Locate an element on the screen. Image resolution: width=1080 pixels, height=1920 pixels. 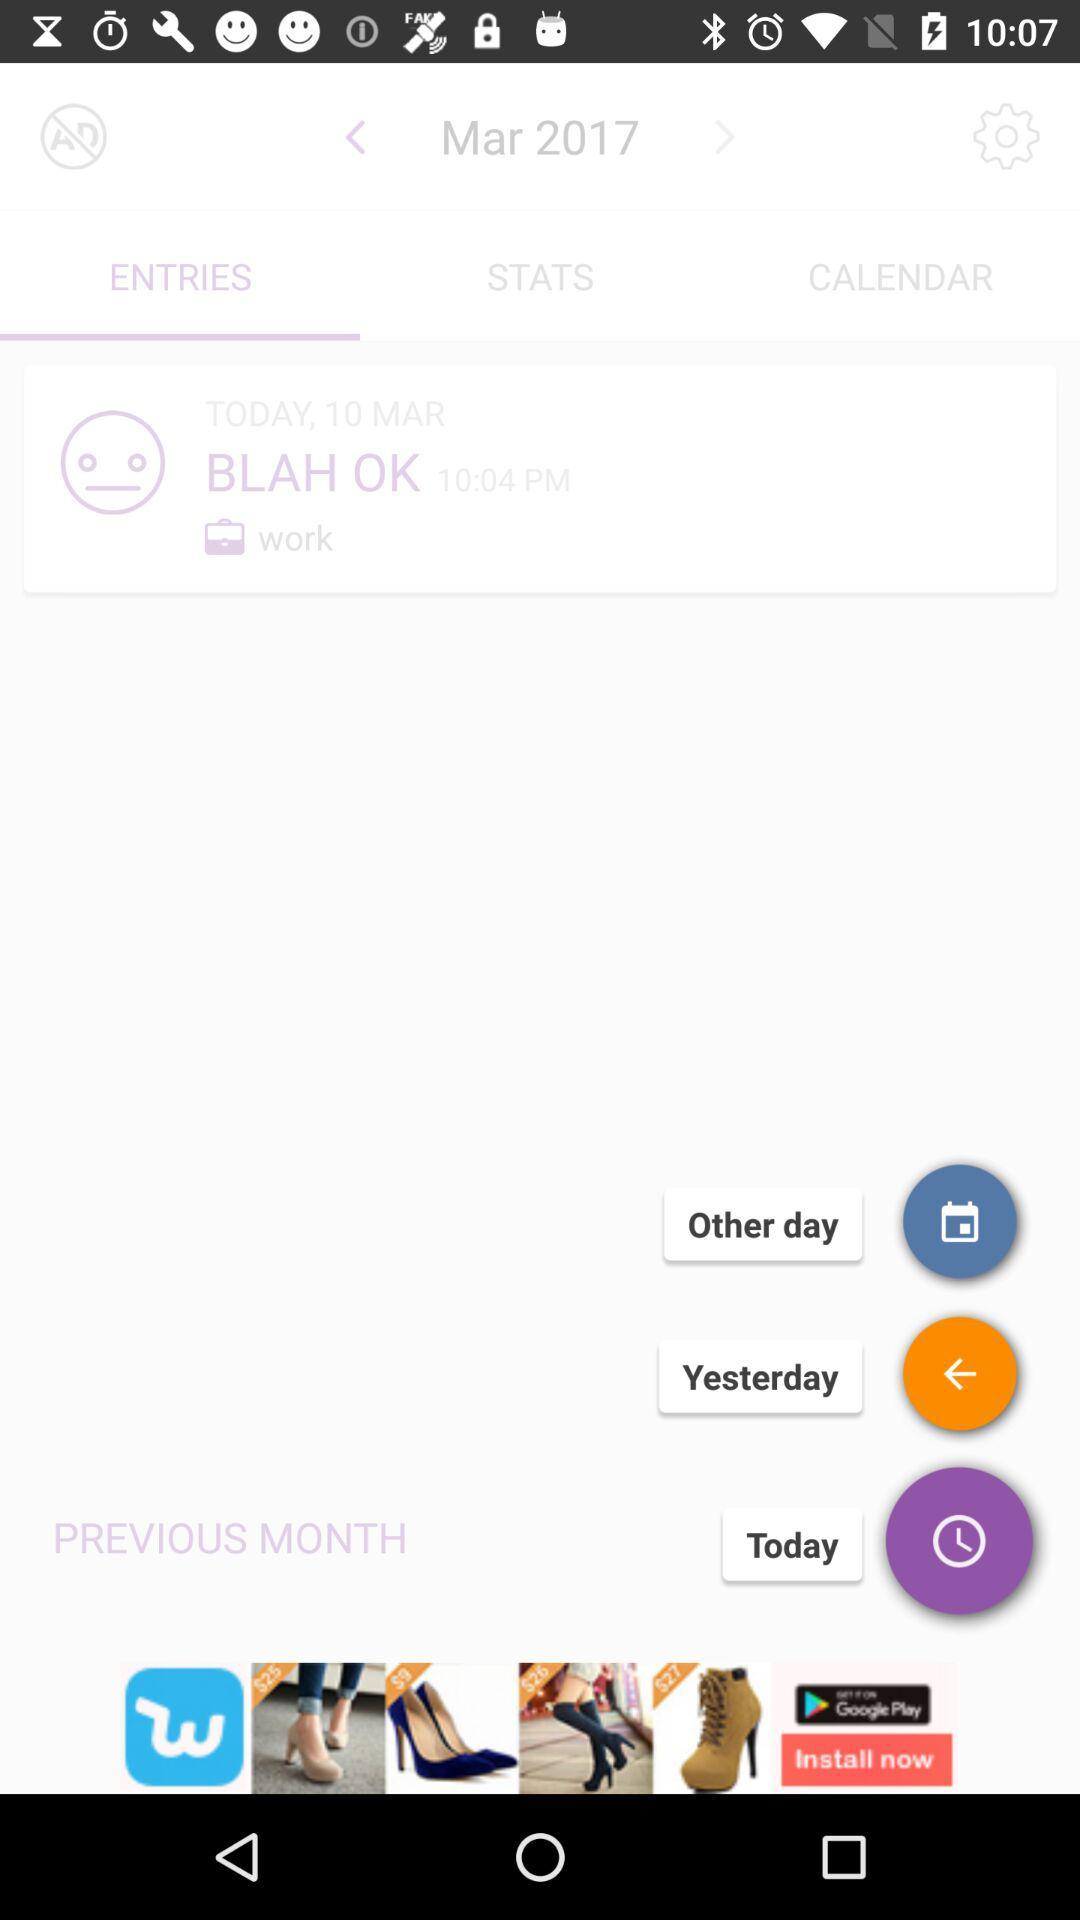
setting button is located at coordinates (1006, 135).